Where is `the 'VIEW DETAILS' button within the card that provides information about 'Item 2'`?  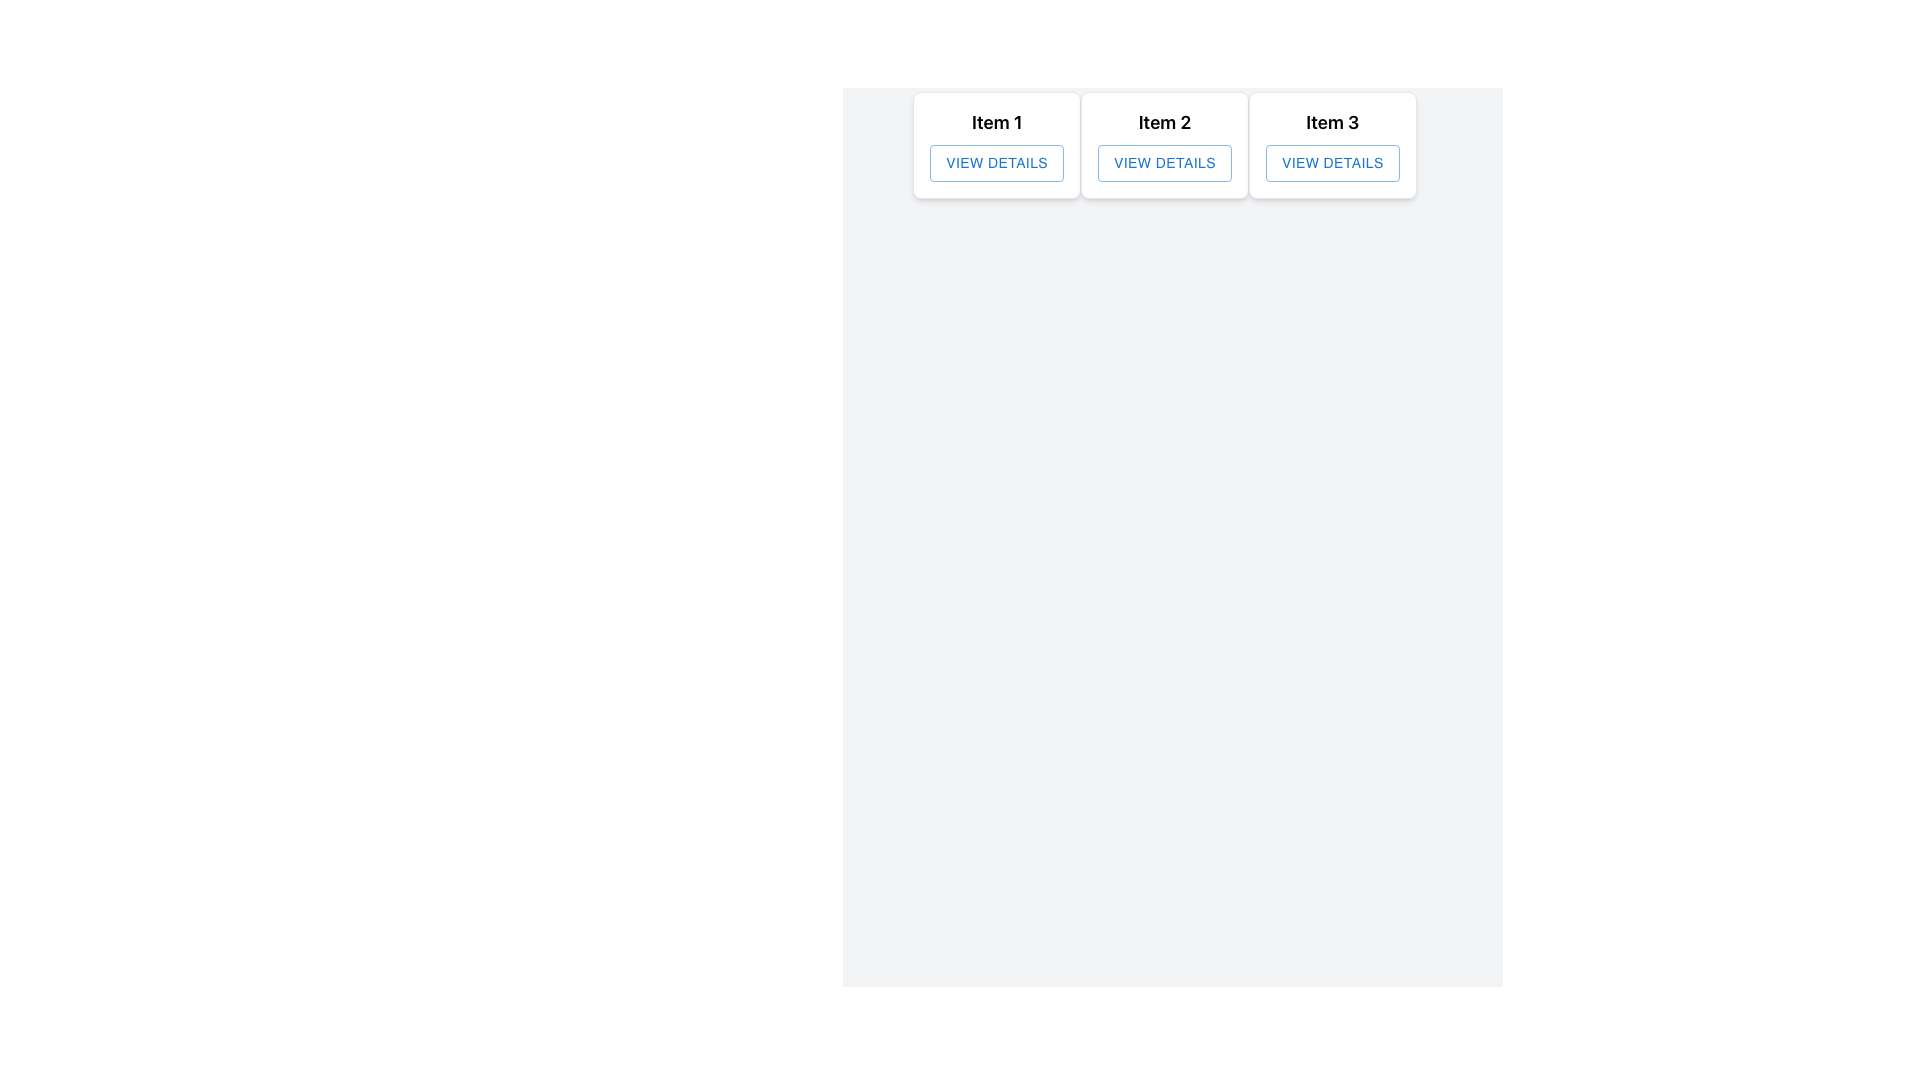
the 'VIEW DETAILS' button within the card that provides information about 'Item 2' is located at coordinates (1165, 144).